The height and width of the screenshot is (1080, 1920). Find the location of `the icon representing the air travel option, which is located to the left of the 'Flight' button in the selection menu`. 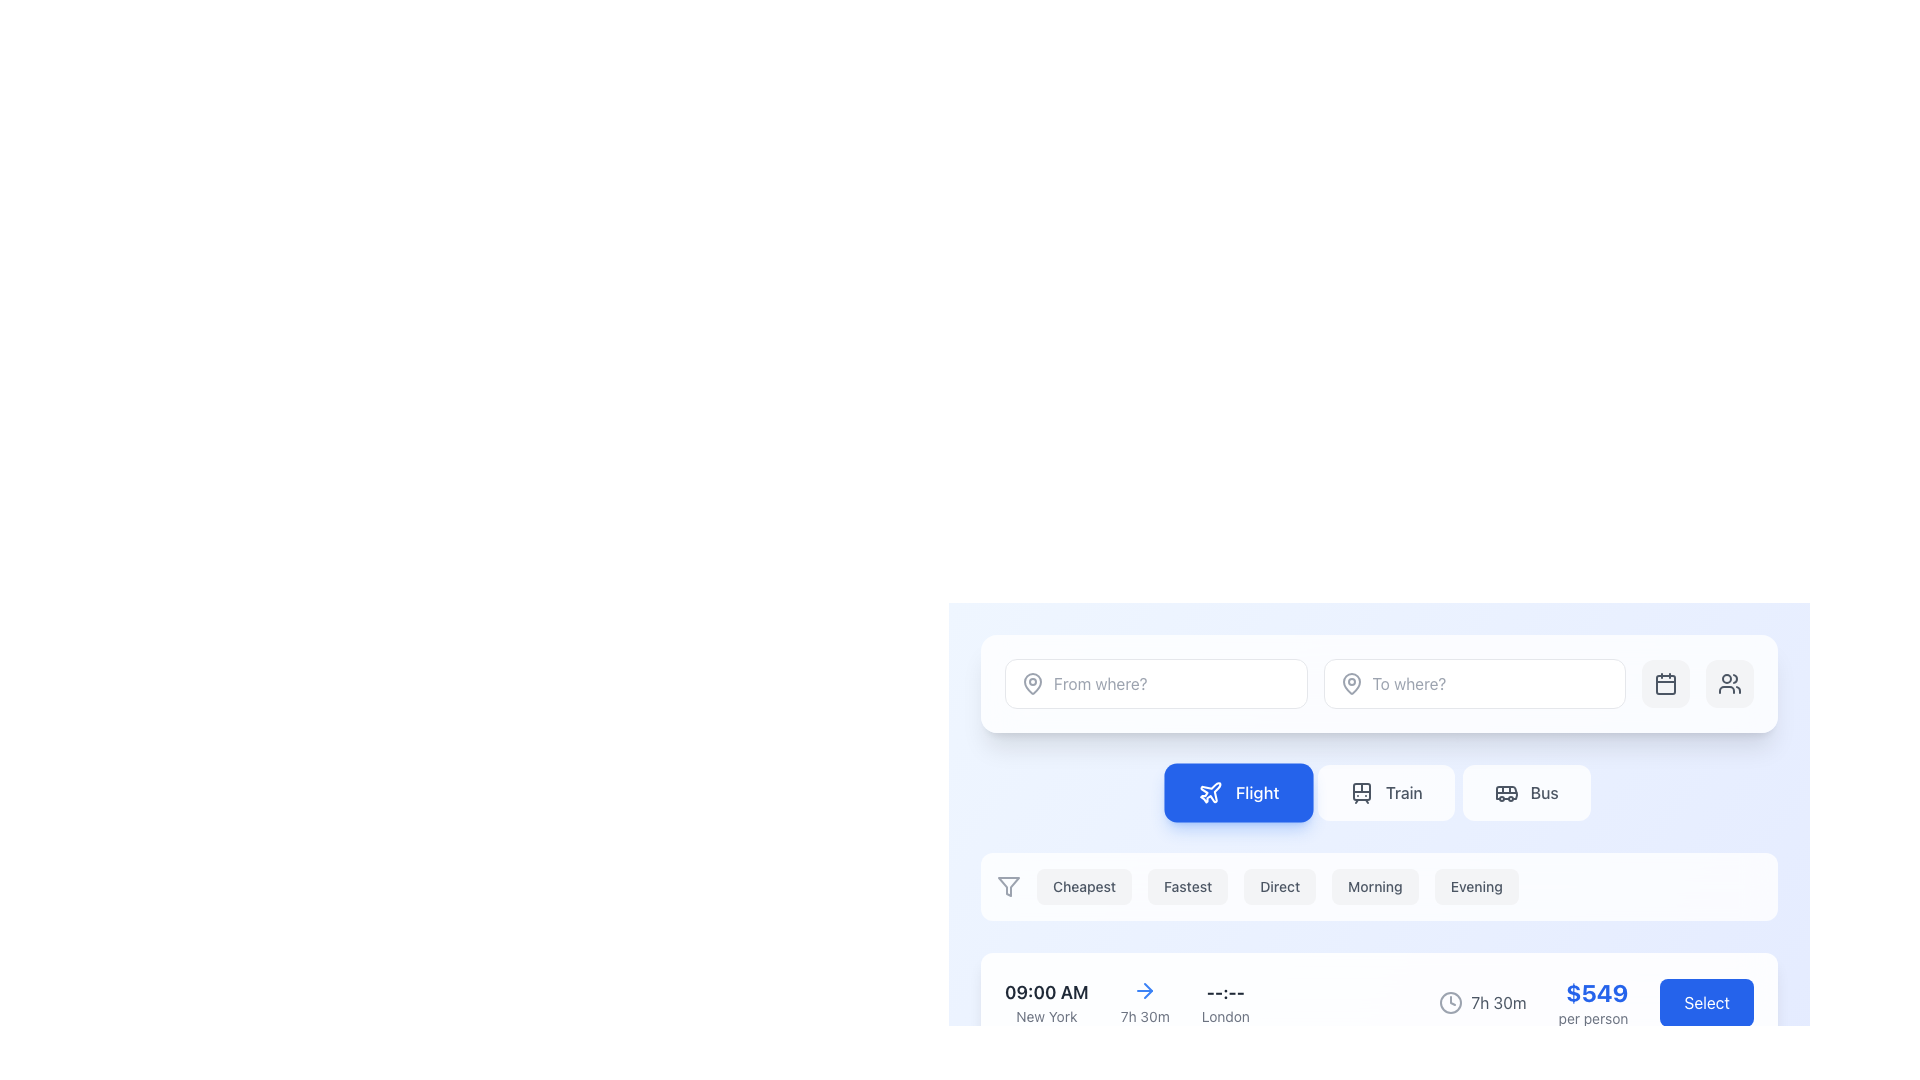

the icon representing the air travel option, which is located to the left of the 'Flight' button in the selection menu is located at coordinates (1210, 792).